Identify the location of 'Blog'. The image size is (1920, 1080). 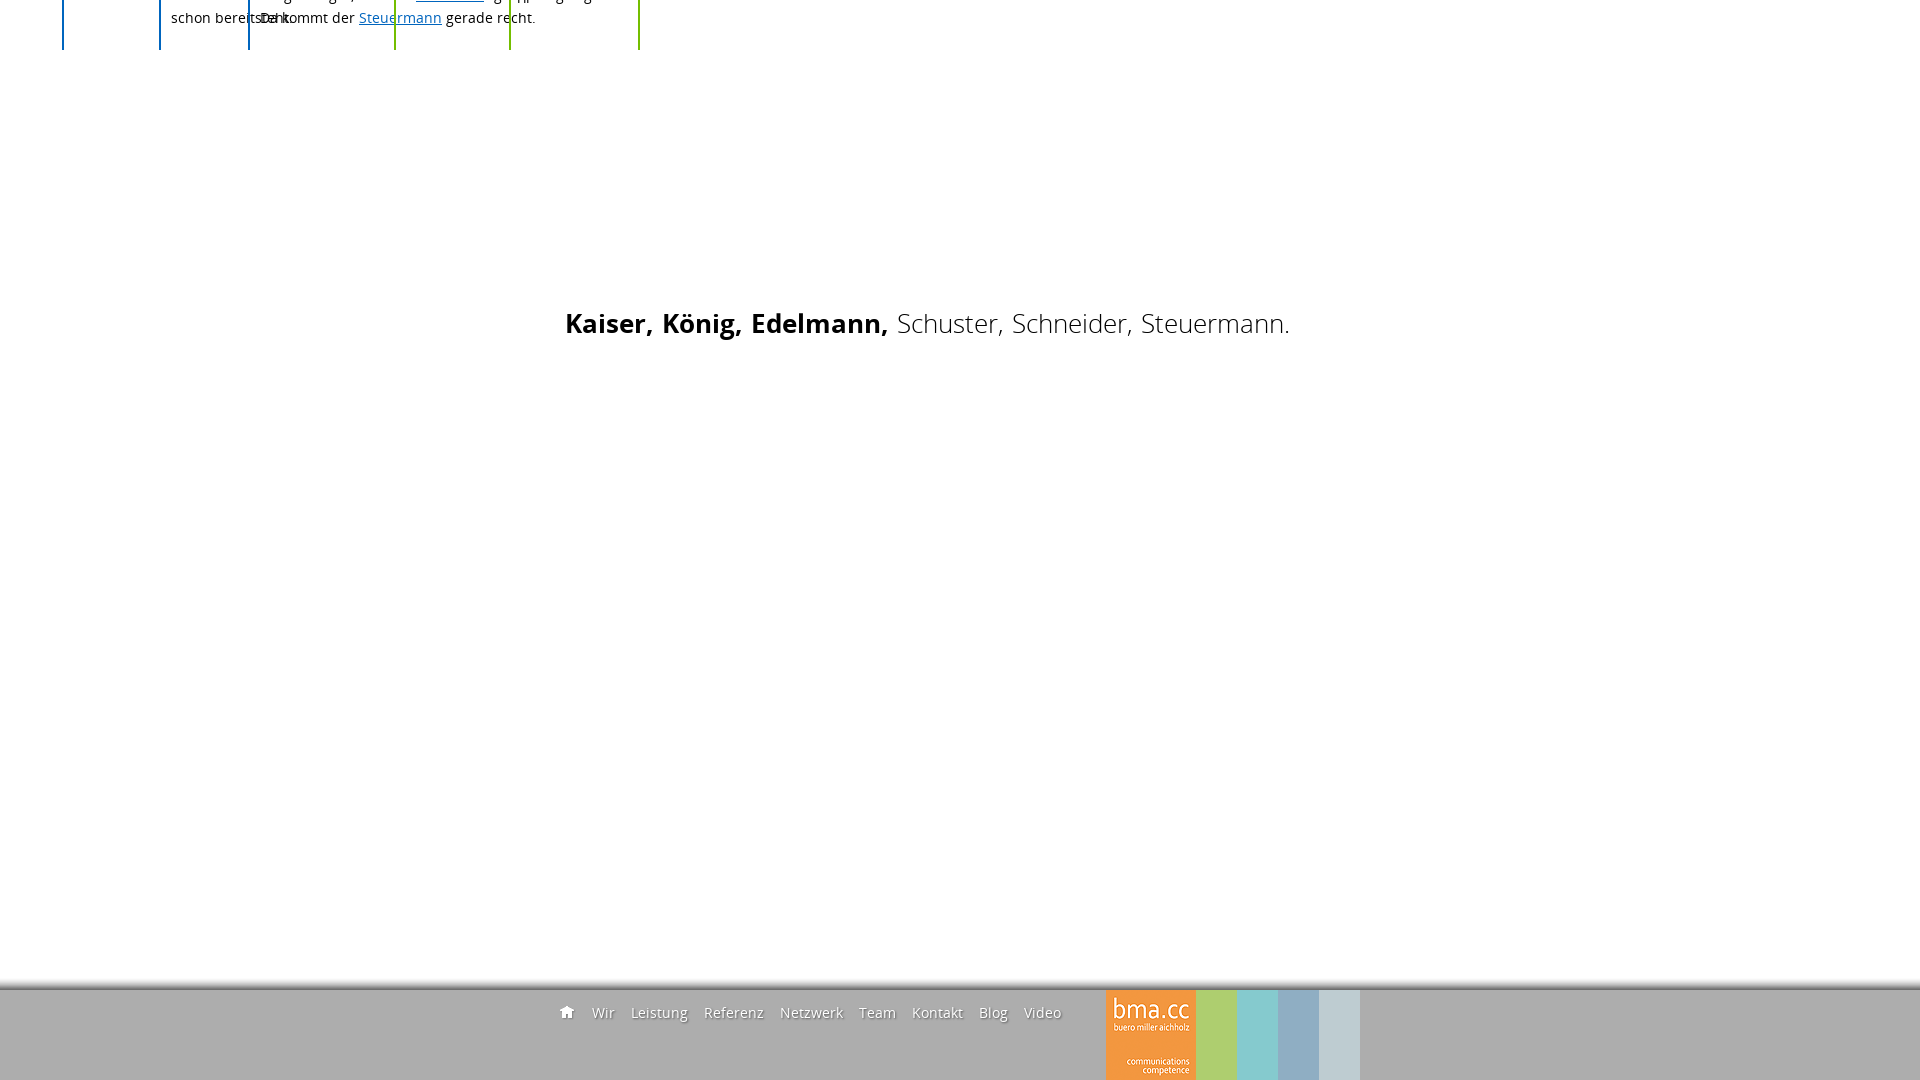
(993, 1012).